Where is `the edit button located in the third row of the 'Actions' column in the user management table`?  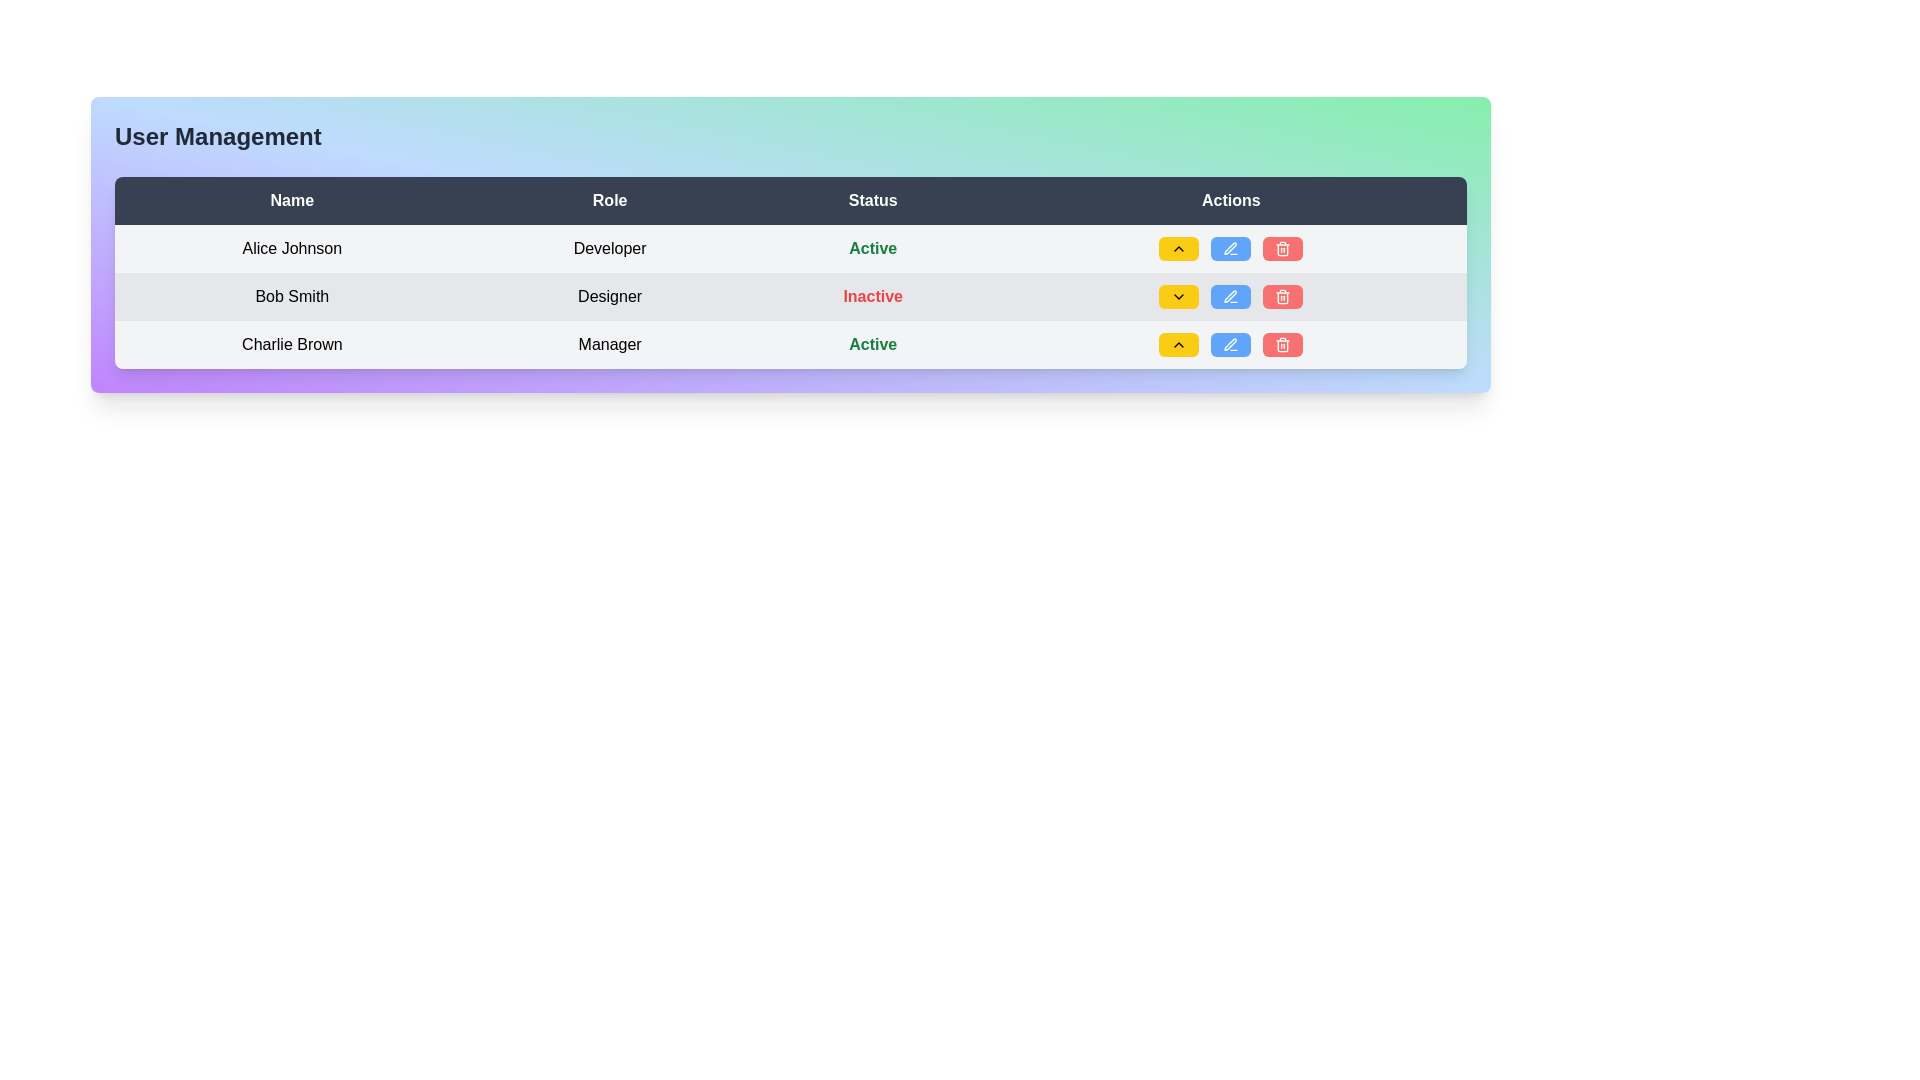
the edit button located in the third row of the 'Actions' column in the user management table is located at coordinates (1229, 297).